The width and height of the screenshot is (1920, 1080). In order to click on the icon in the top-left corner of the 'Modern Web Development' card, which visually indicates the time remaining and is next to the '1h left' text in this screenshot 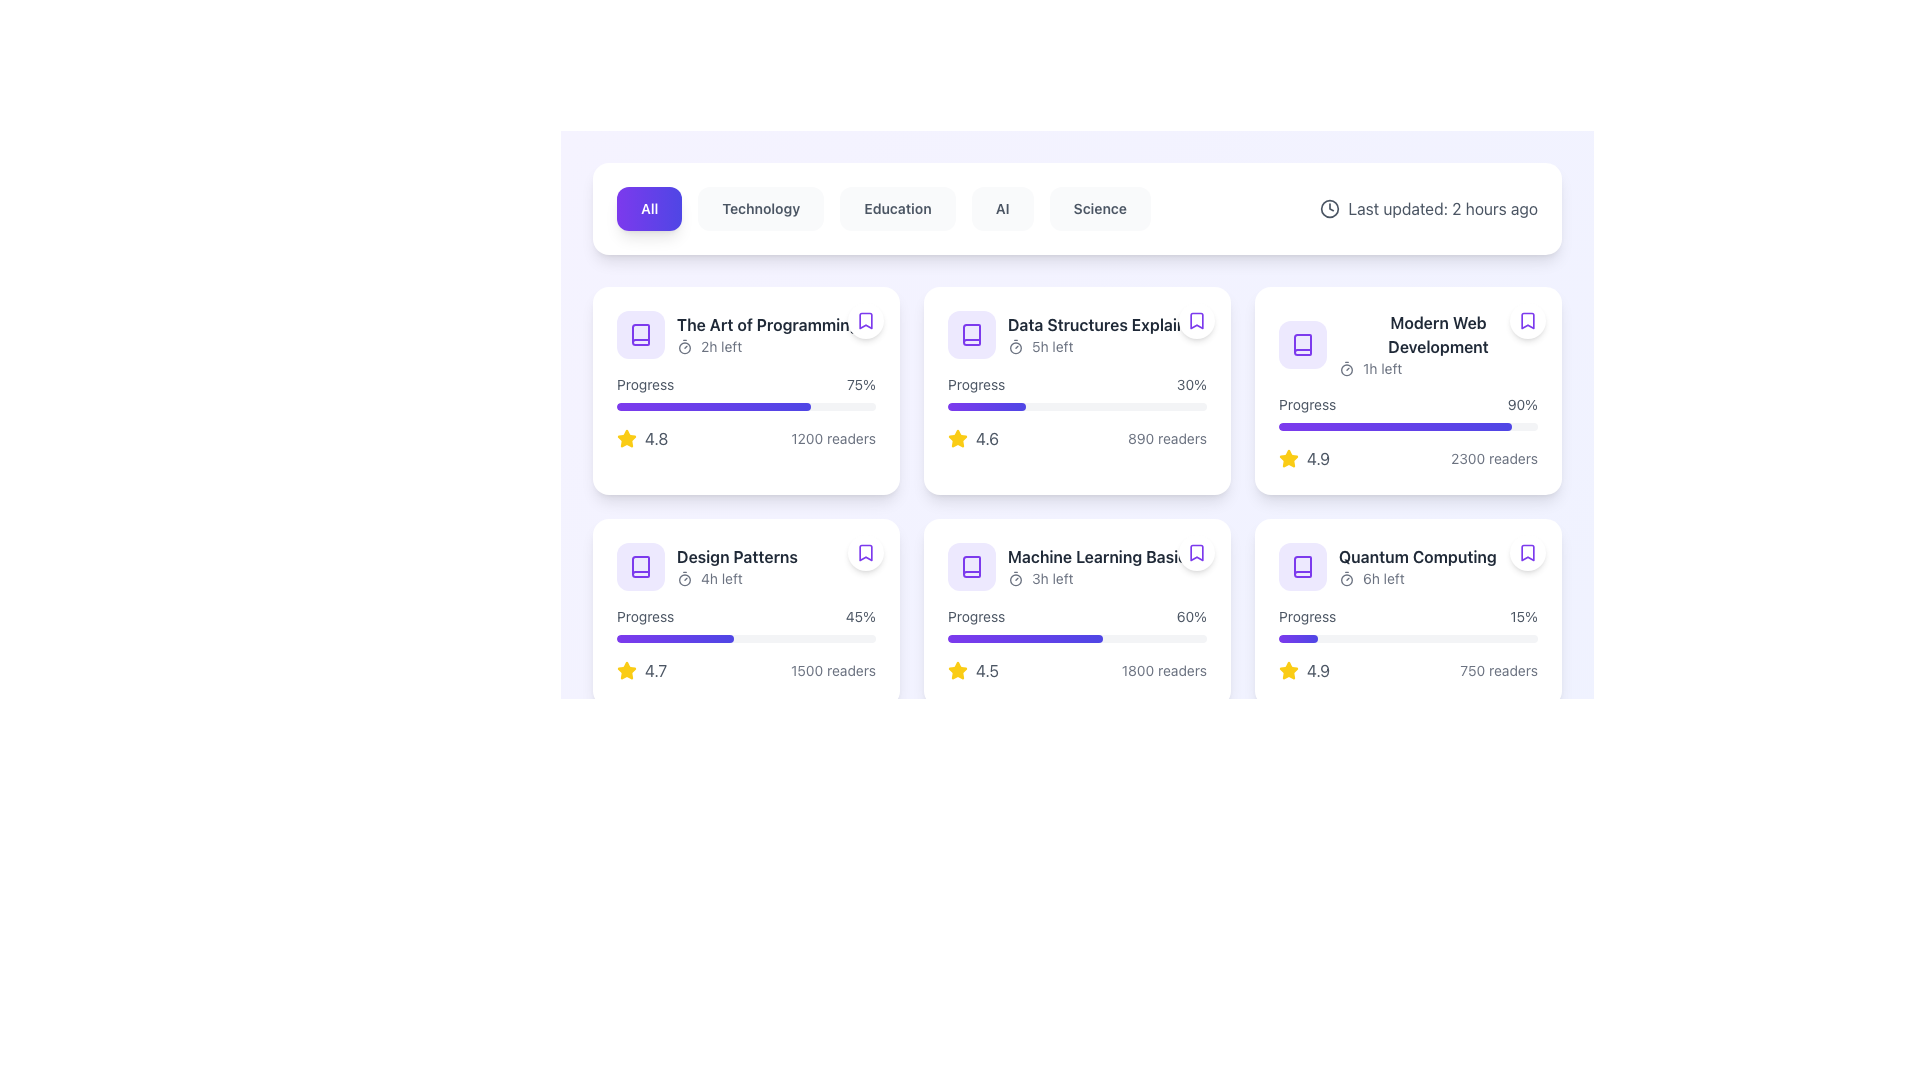, I will do `click(1347, 369)`.